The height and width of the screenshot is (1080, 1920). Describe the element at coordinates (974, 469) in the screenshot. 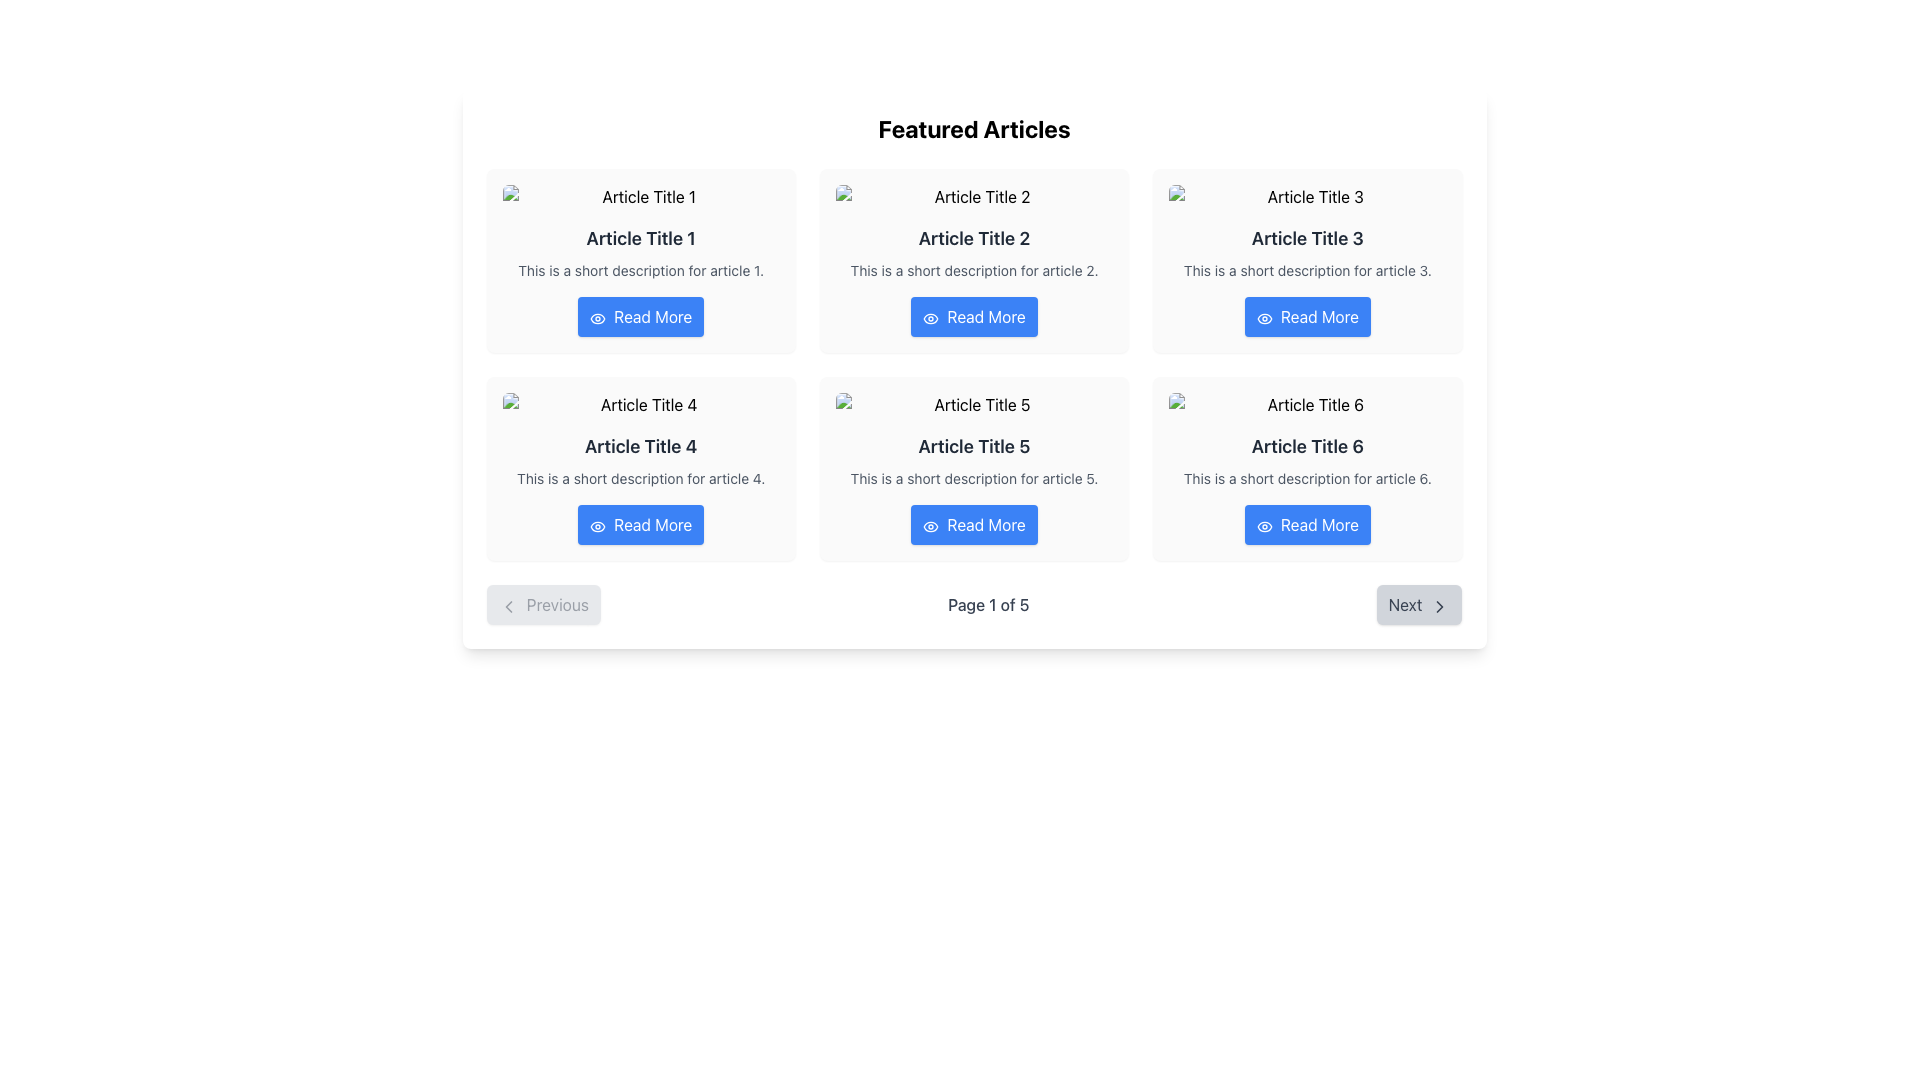

I see `title and description of the Card UI Component which is the fifth card in the grid layout of the 'Featured Articles' section` at that location.